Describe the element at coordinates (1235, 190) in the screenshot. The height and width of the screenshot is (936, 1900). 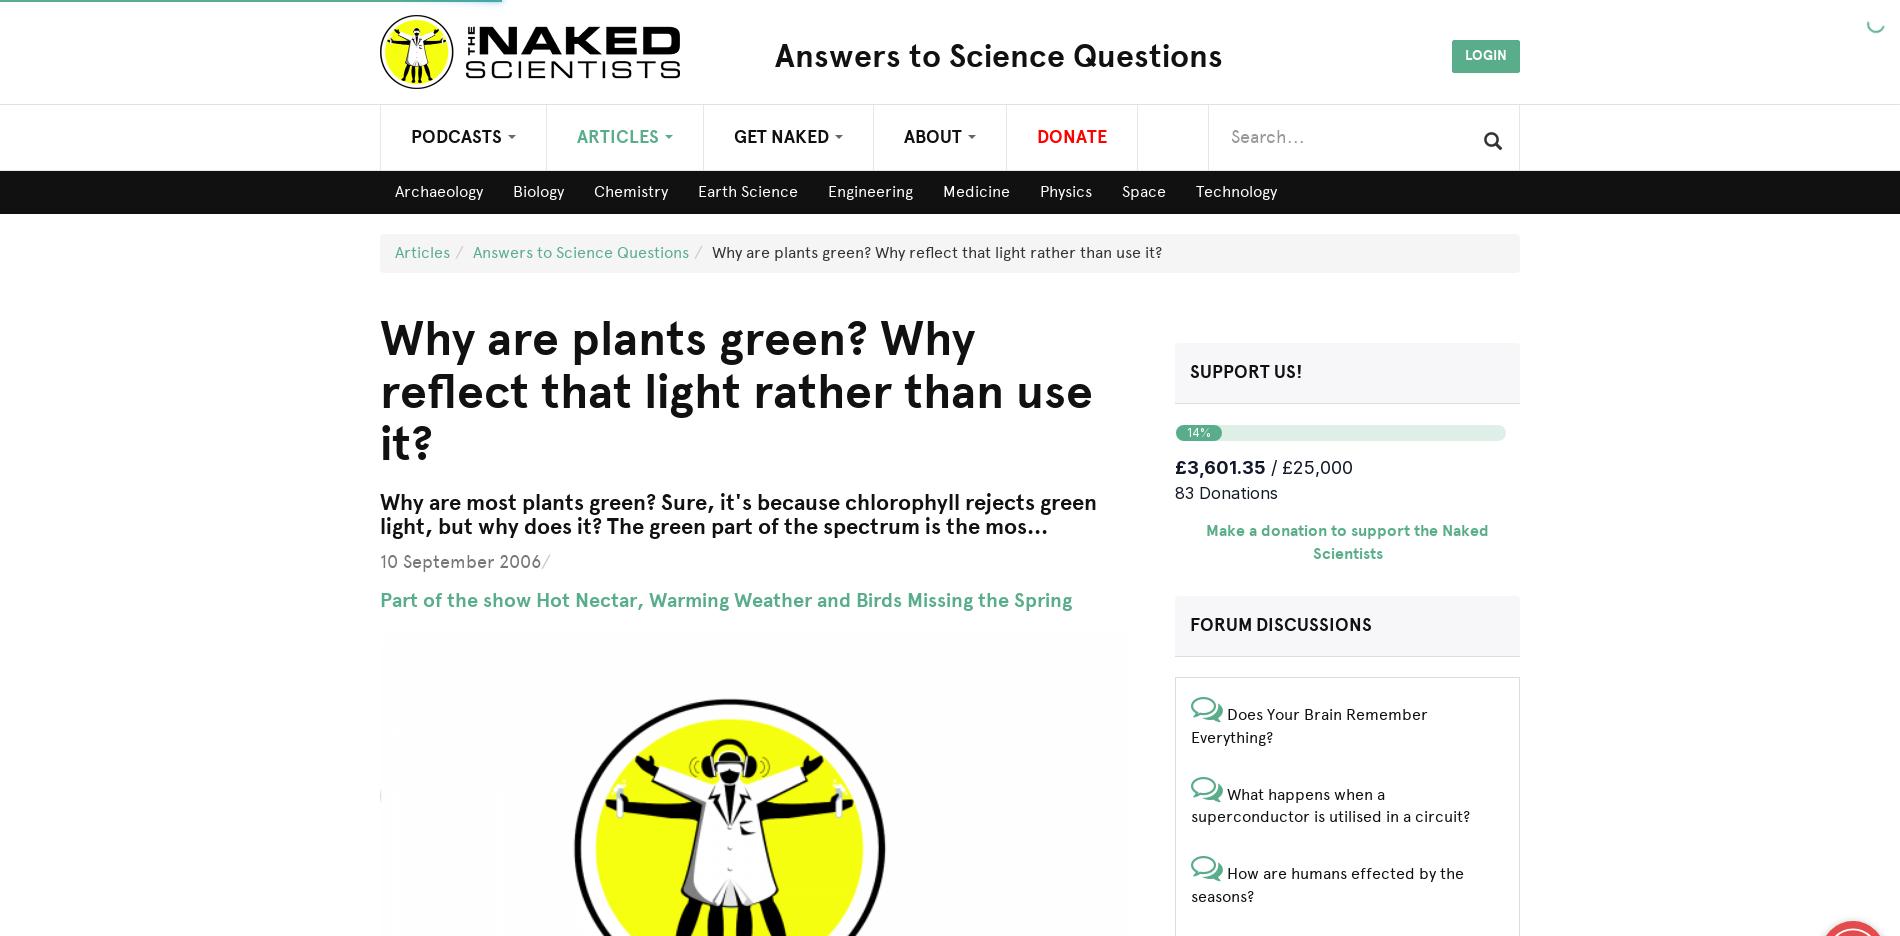
I see `'Technology'` at that location.